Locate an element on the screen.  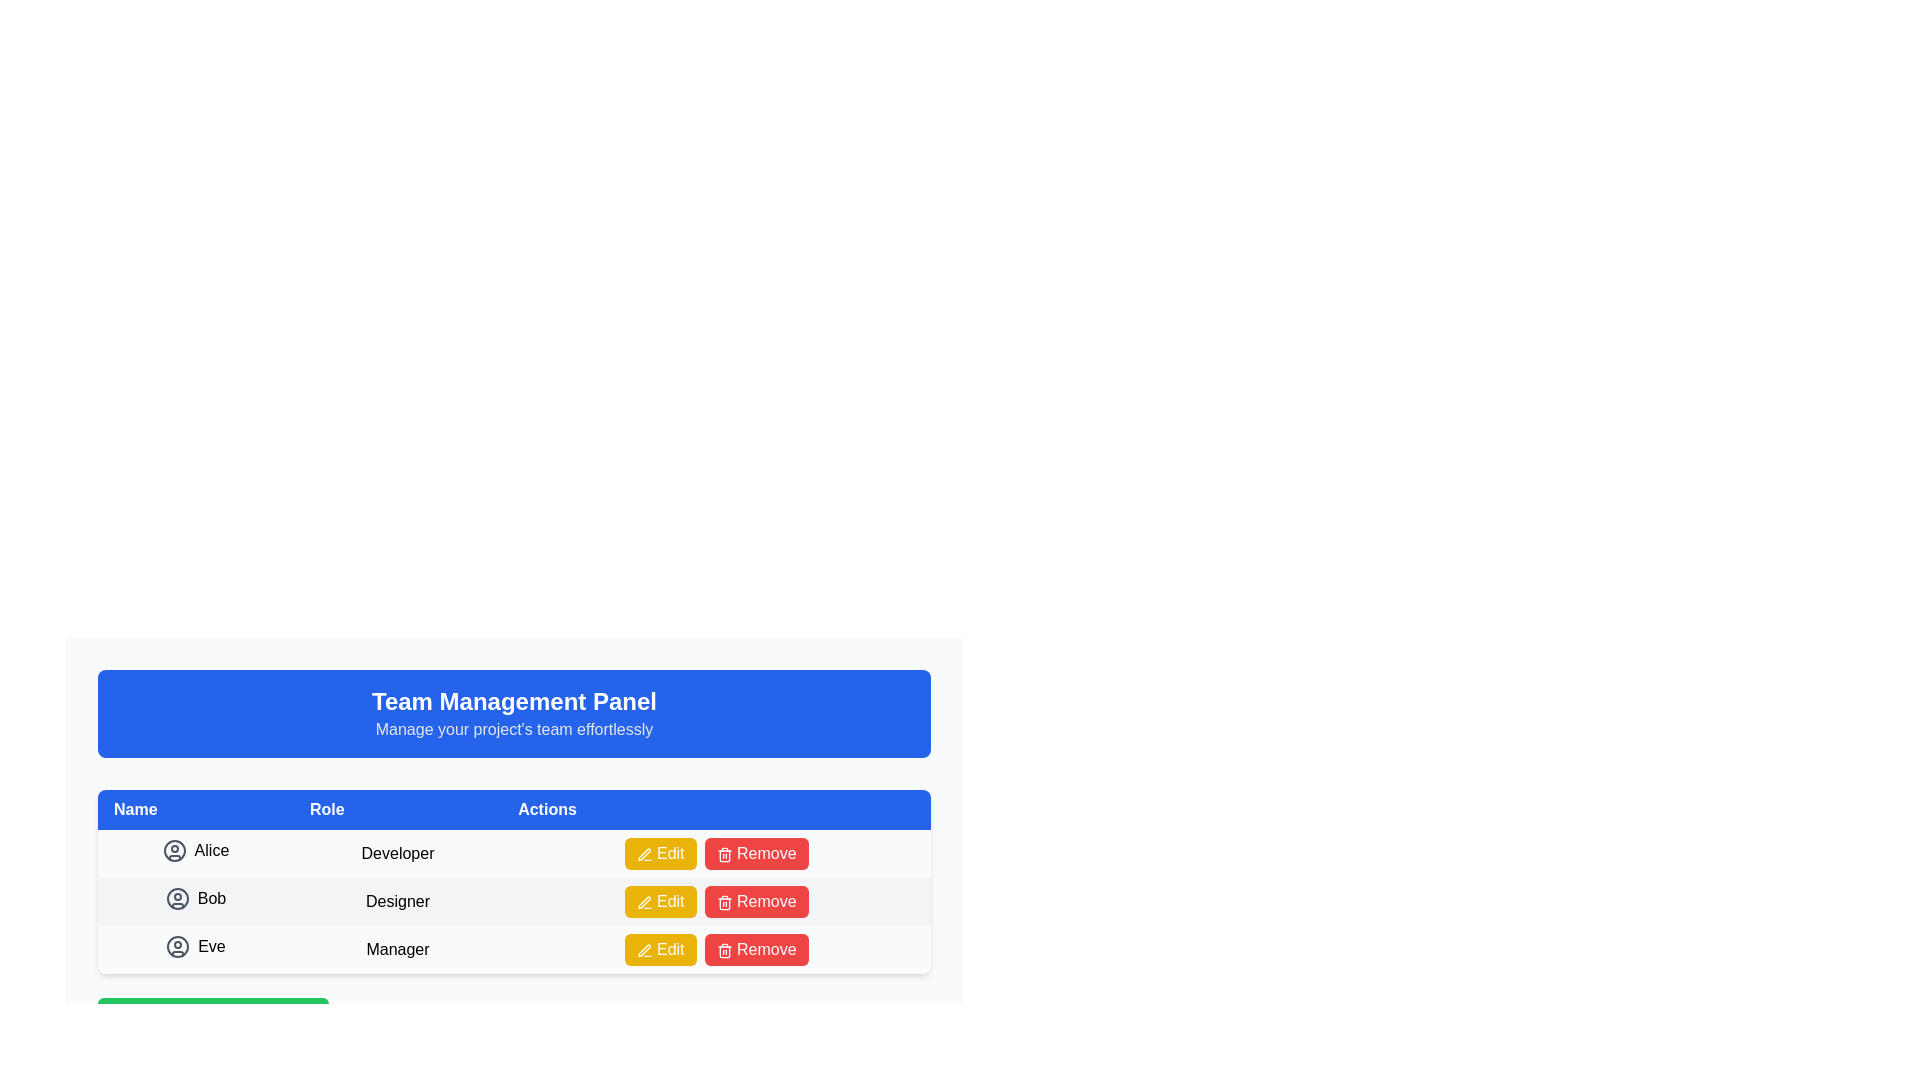
column titles from the blue rectangular table header, which includes 'Name', 'Role', and 'Actions' is located at coordinates (514, 810).